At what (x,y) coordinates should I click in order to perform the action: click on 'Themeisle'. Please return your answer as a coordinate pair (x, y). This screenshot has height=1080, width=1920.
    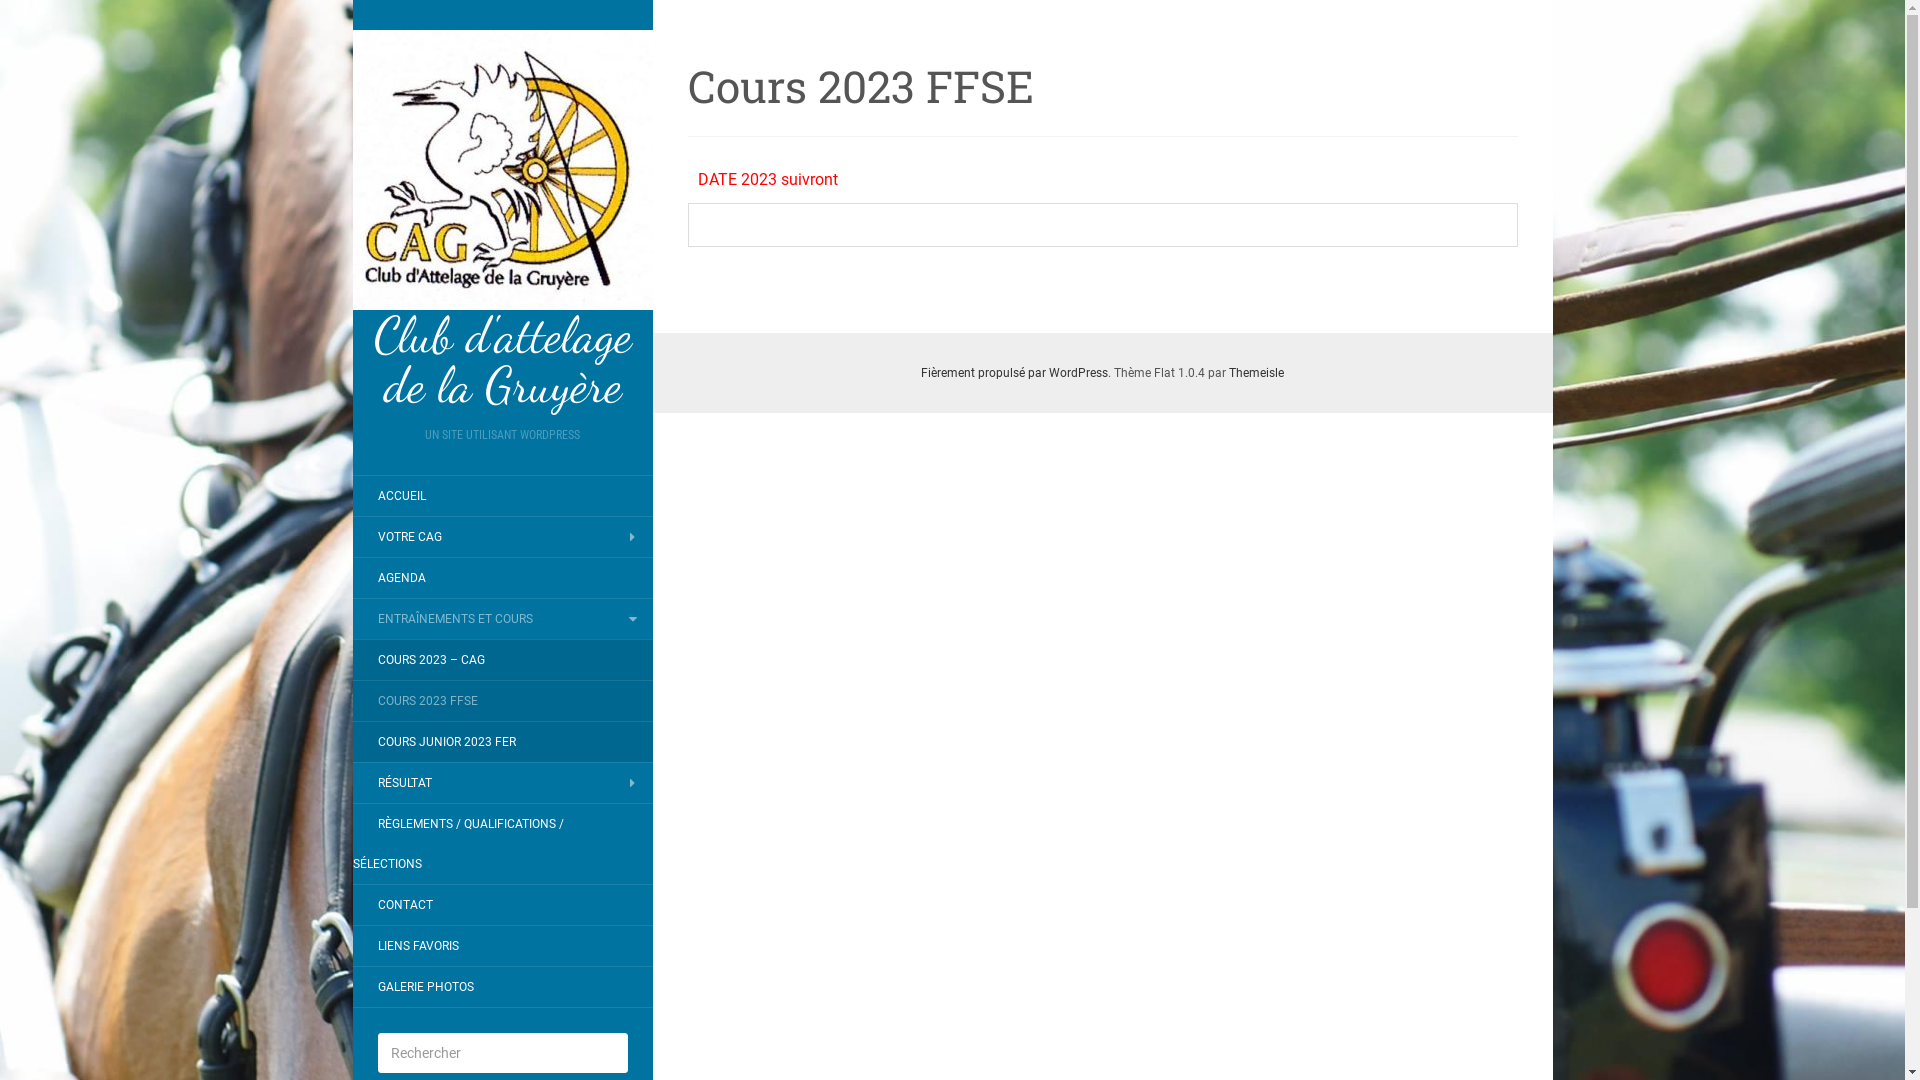
    Looking at the image, I should click on (1255, 373).